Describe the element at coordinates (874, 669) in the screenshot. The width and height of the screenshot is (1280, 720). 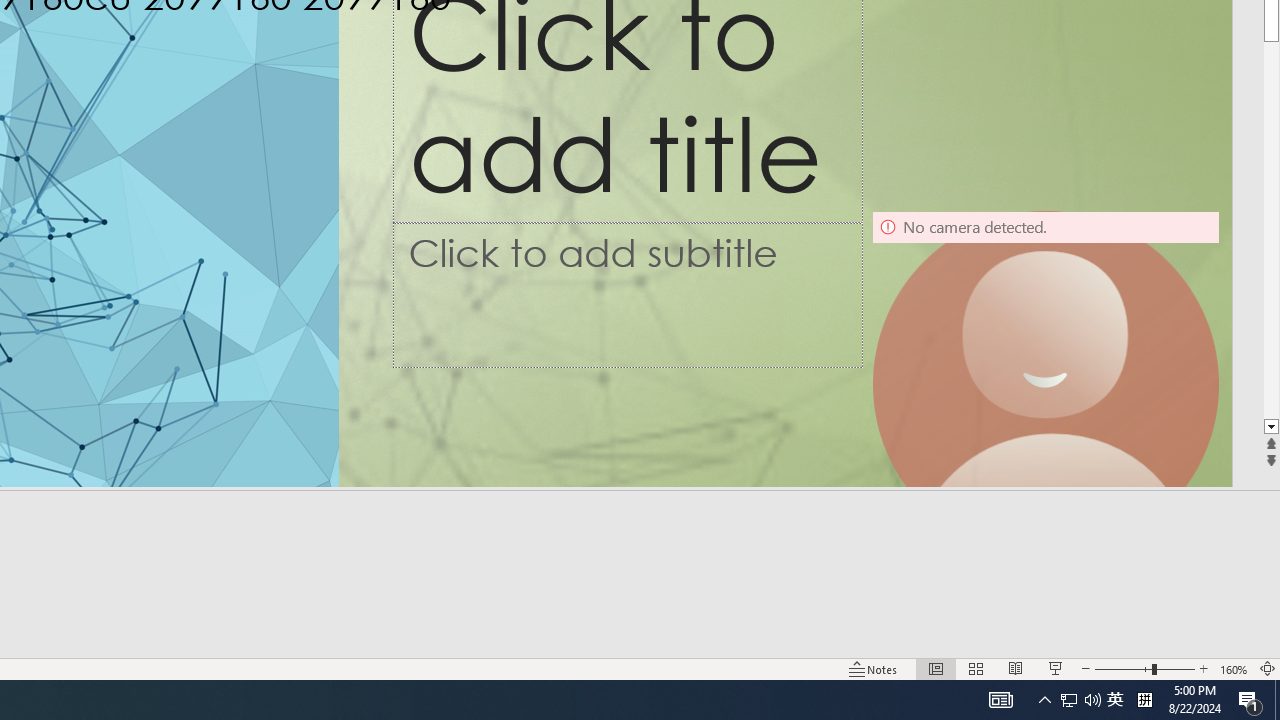
I see `'Notes '` at that location.